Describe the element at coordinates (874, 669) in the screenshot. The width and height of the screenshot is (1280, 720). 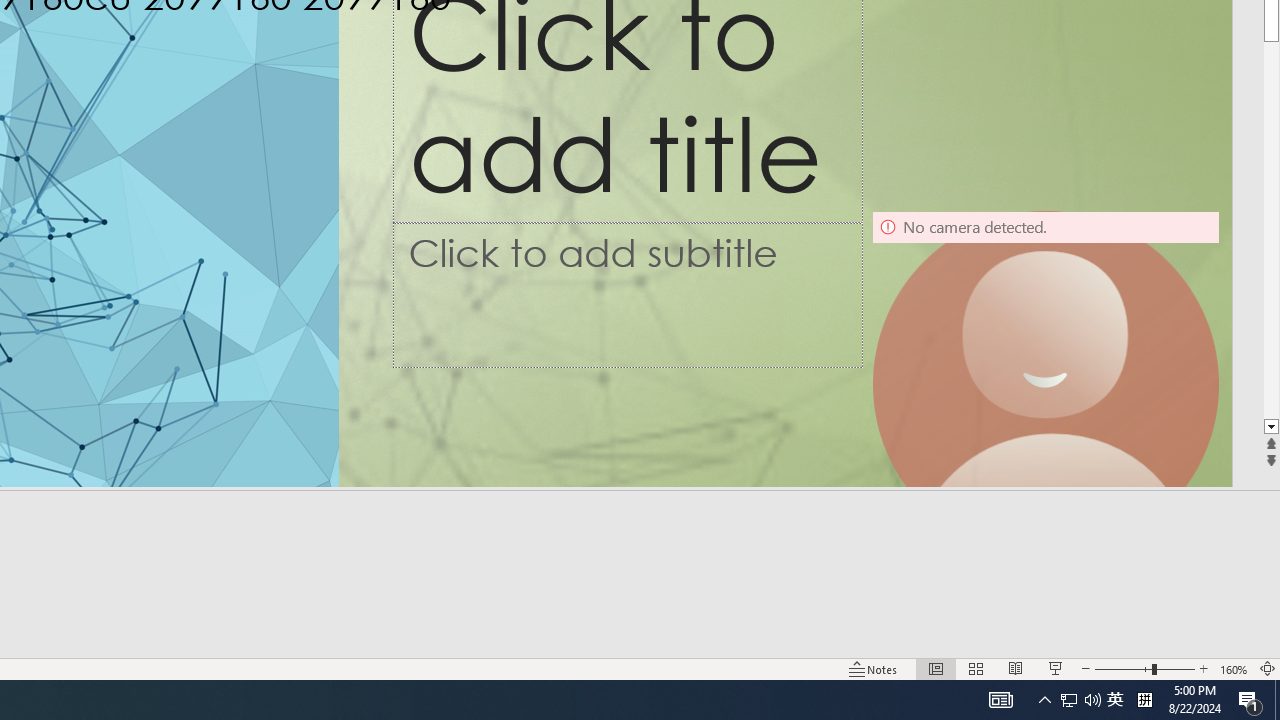
I see `'Notes '` at that location.